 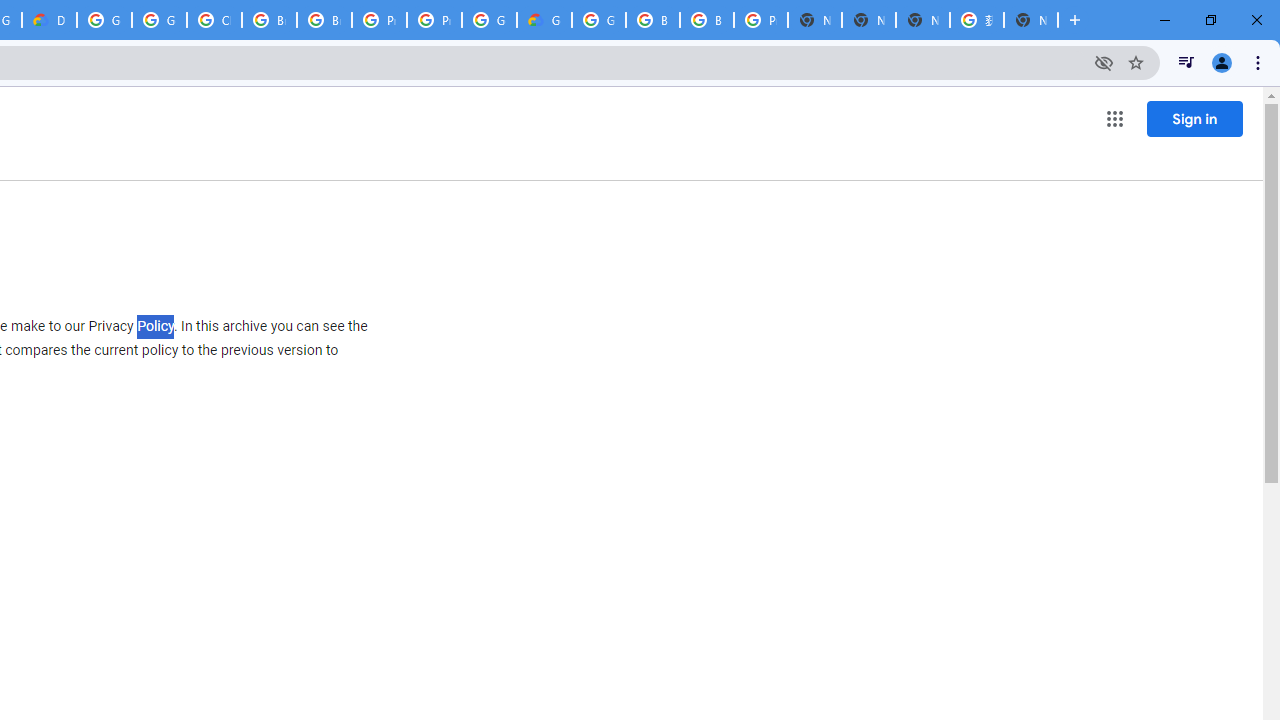 What do you see at coordinates (1031, 20) in the screenshot?
I see `'New Tab'` at bounding box center [1031, 20].